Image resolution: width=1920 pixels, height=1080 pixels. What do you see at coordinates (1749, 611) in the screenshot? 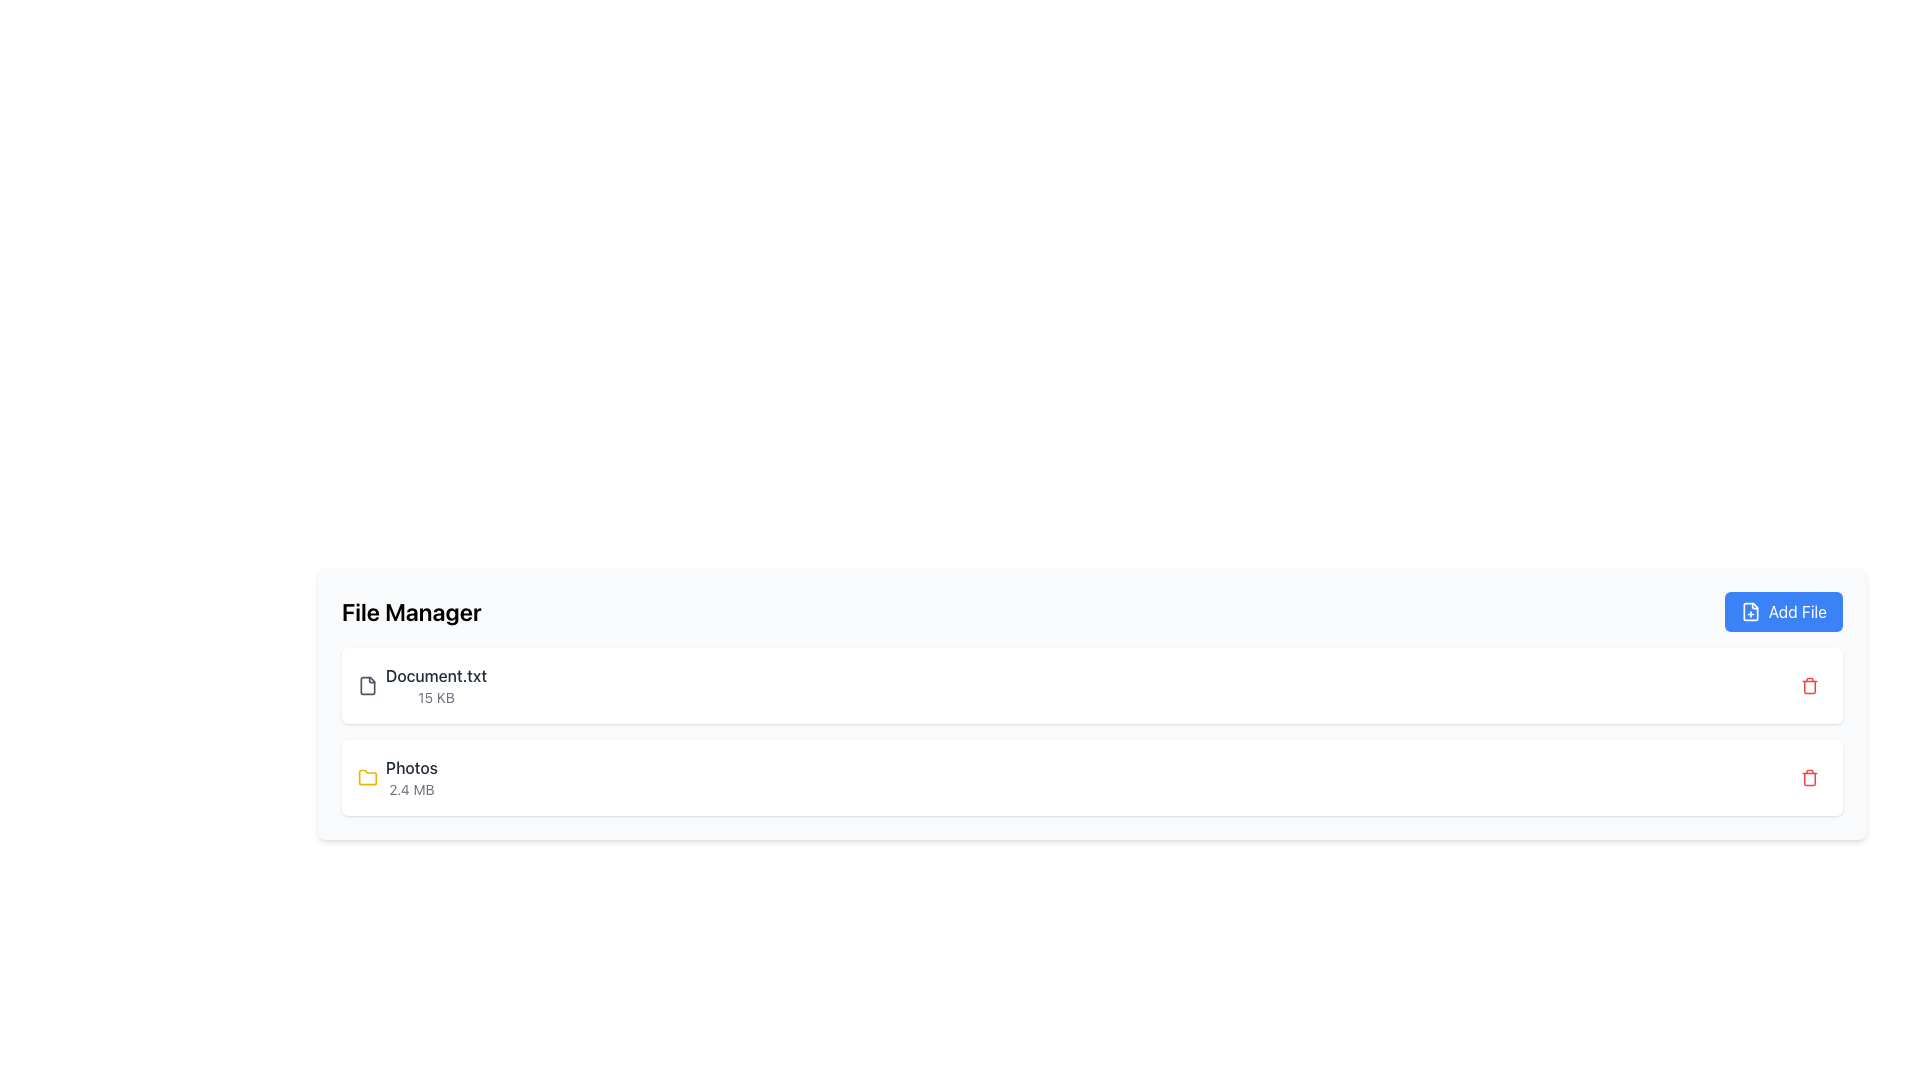
I see `the icon symbolizing a file with a plus sign, located to the left of the 'Add File' text within the 'Add File' button in the top-right corner of the file management interface` at bounding box center [1749, 611].